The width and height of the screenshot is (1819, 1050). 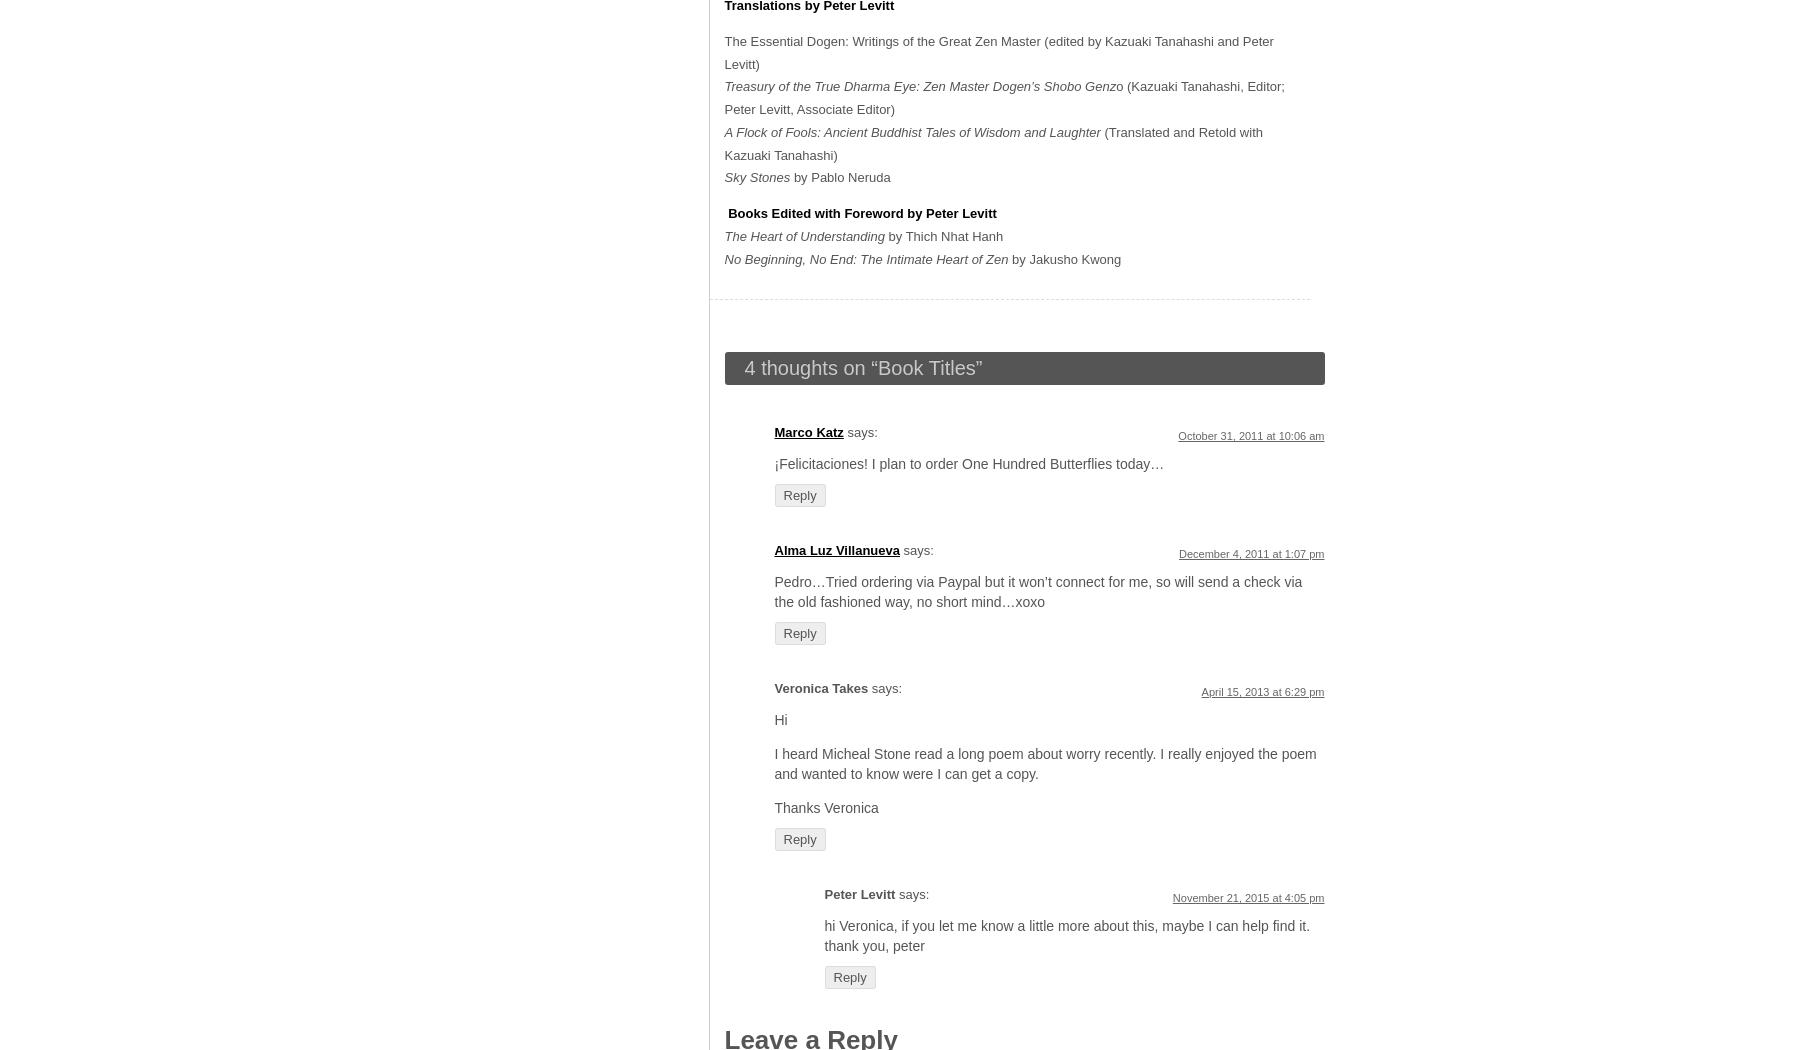 What do you see at coordinates (997, 50) in the screenshot?
I see `'The Essential Dogen: Writings of the Great Zen Master (edited by Kazuaki Tanahashi and Peter Levitt)'` at bounding box center [997, 50].